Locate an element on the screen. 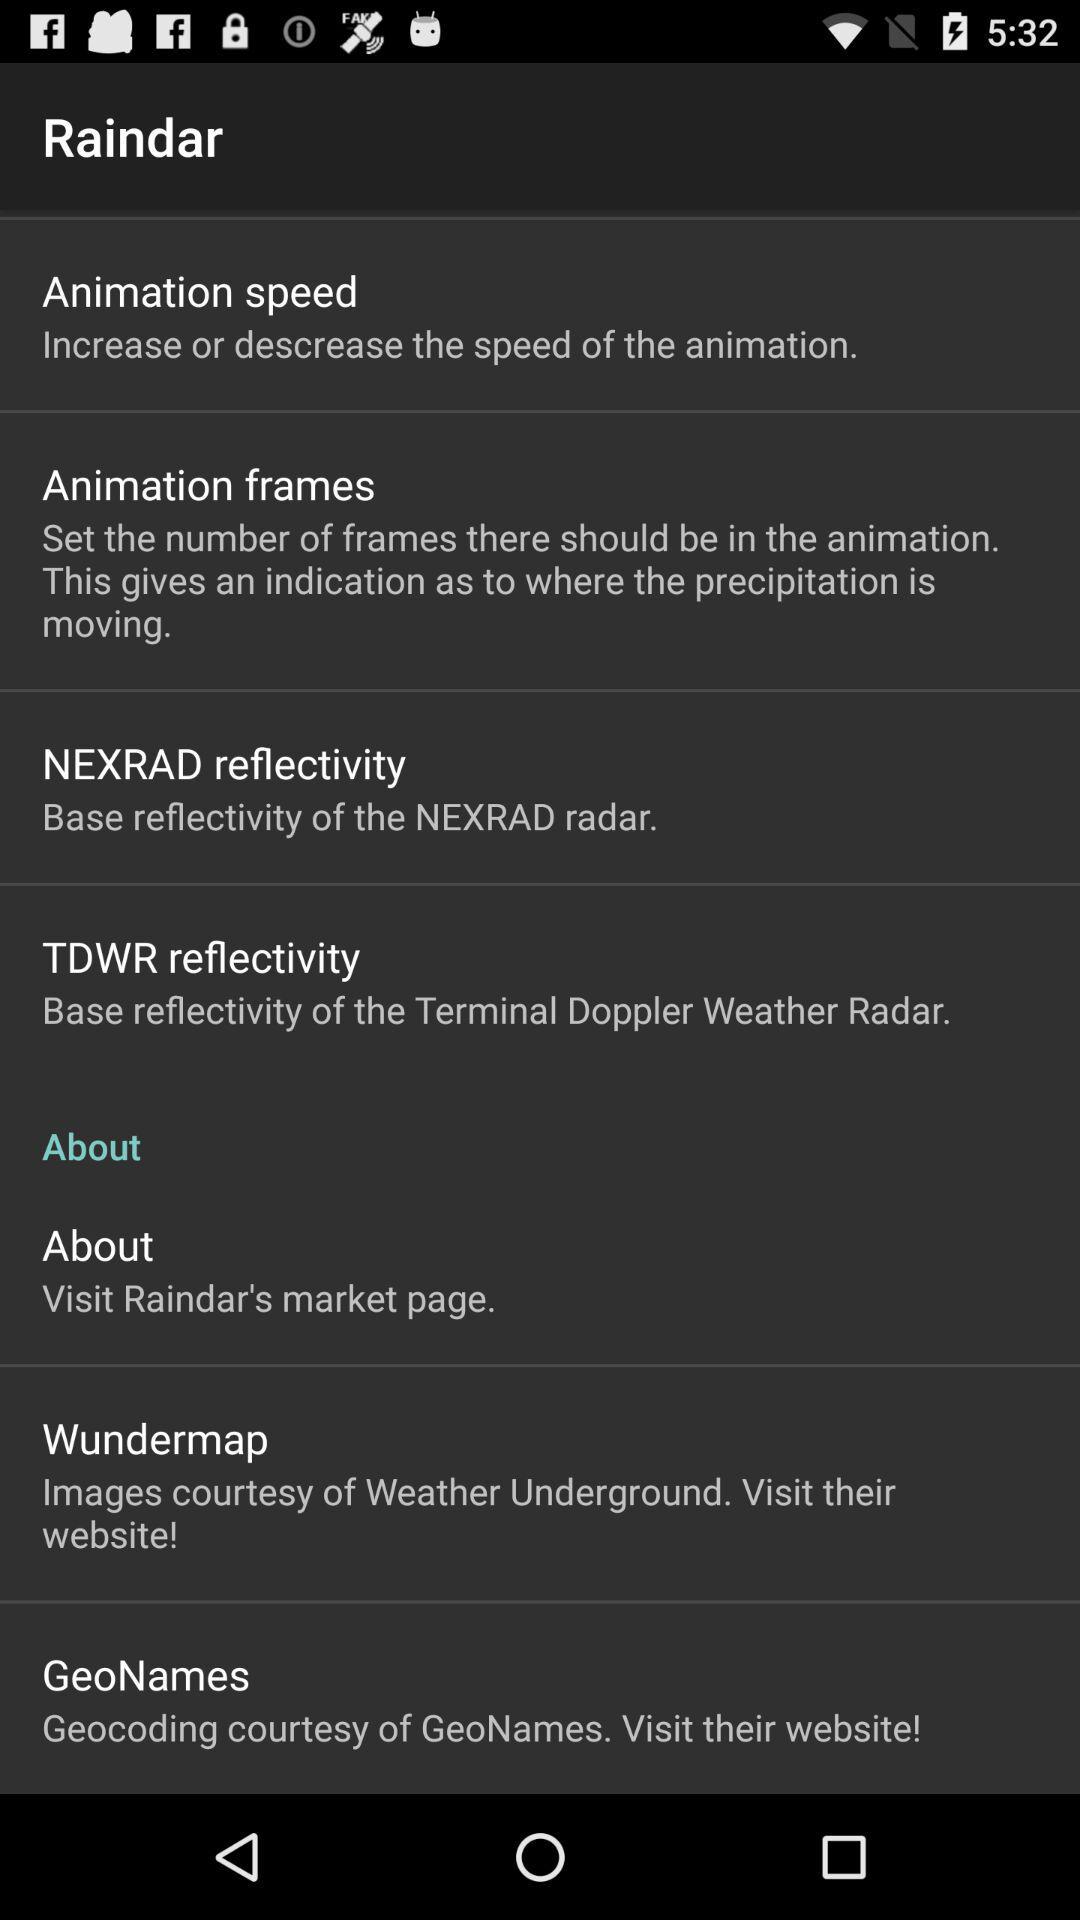 This screenshot has width=1080, height=1920. increase or descrease item is located at coordinates (450, 343).